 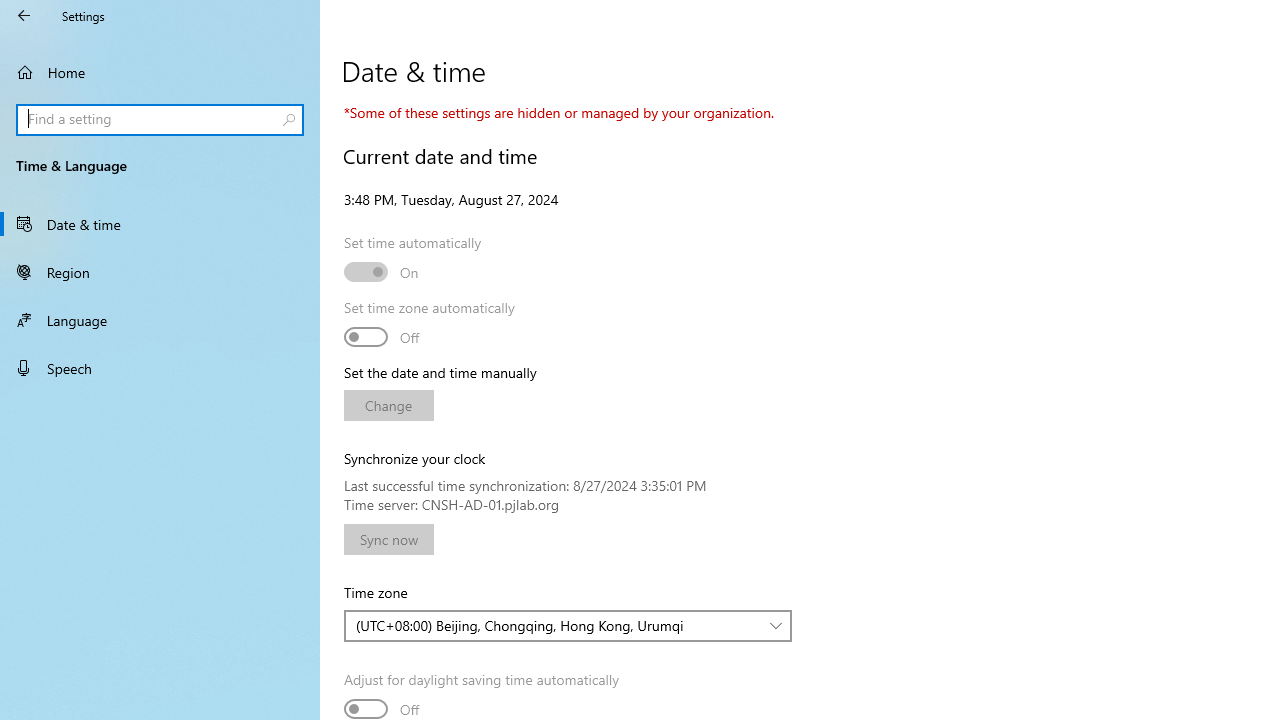 What do you see at coordinates (382, 272) in the screenshot?
I see `'Set time automatically'` at bounding box center [382, 272].